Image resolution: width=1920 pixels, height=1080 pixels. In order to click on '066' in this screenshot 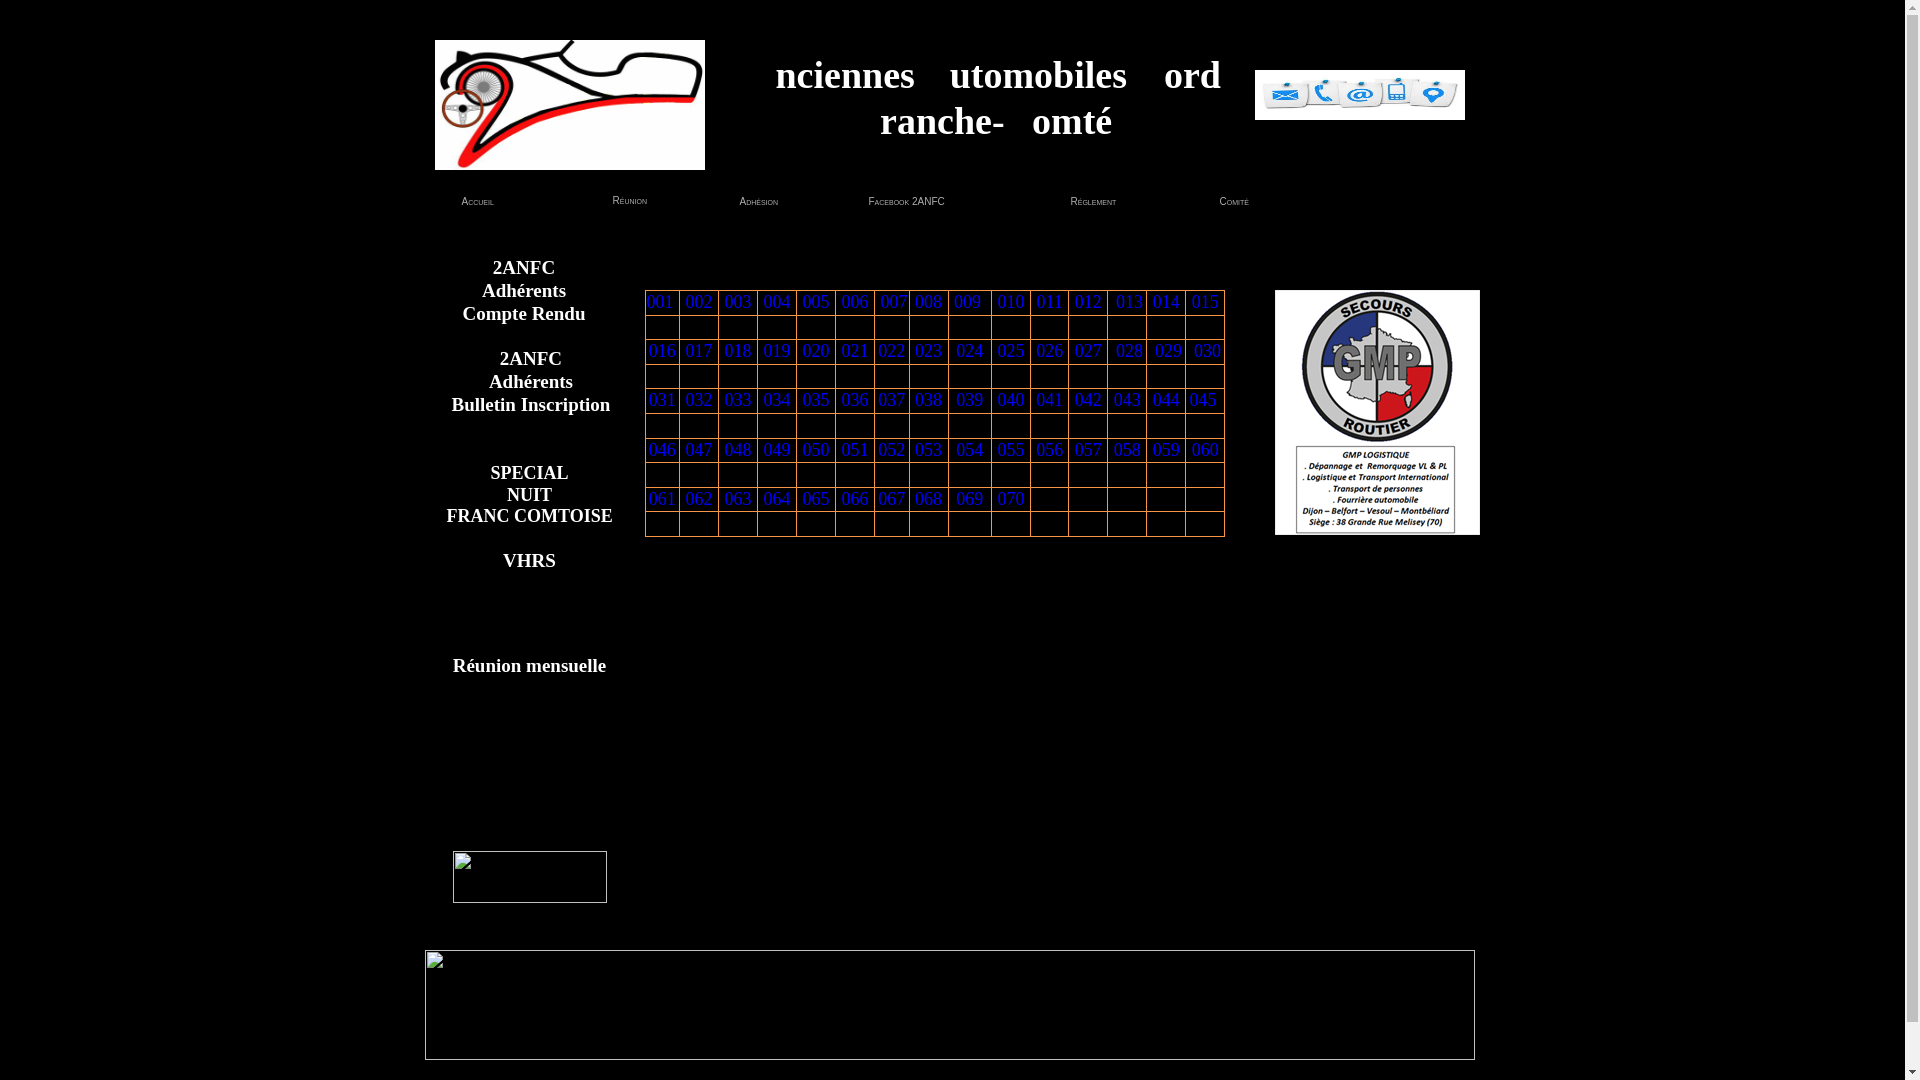, I will do `click(855, 497)`.